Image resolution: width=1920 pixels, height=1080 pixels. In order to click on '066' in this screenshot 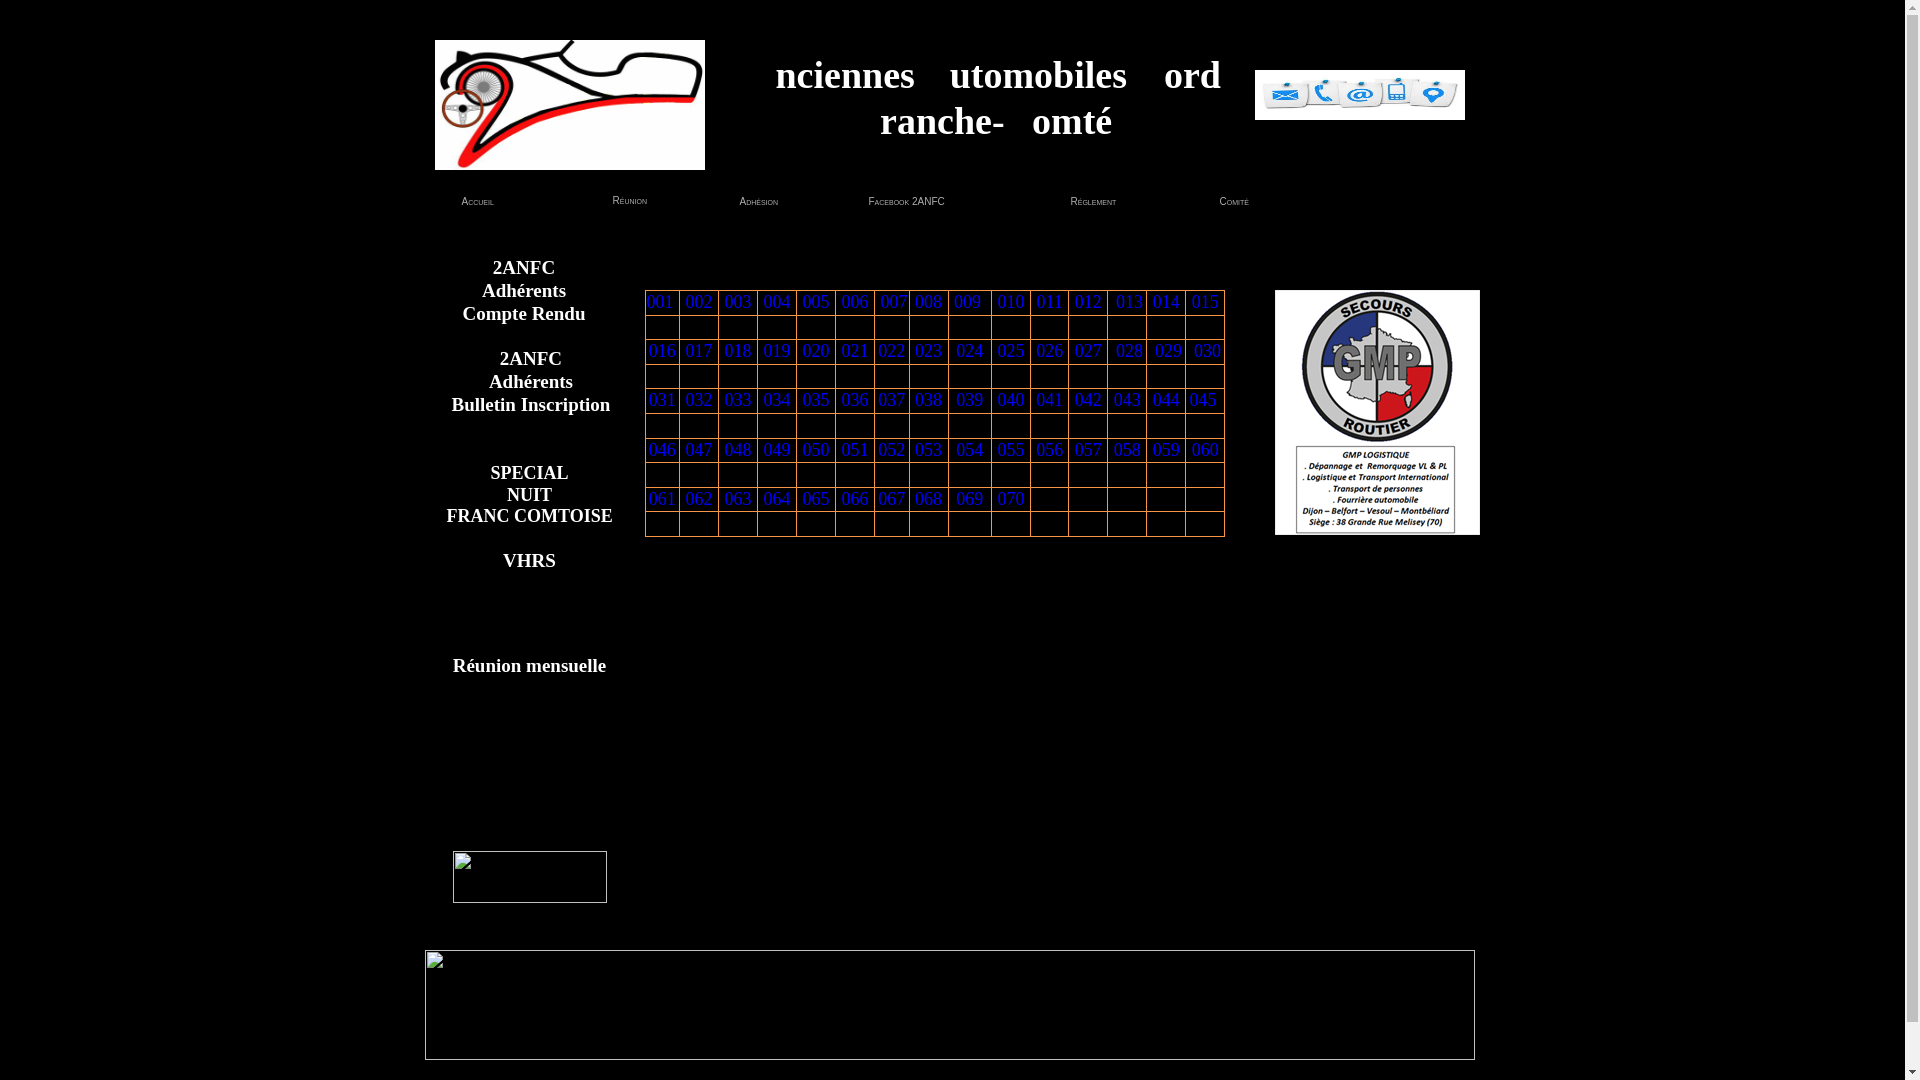, I will do `click(855, 497)`.